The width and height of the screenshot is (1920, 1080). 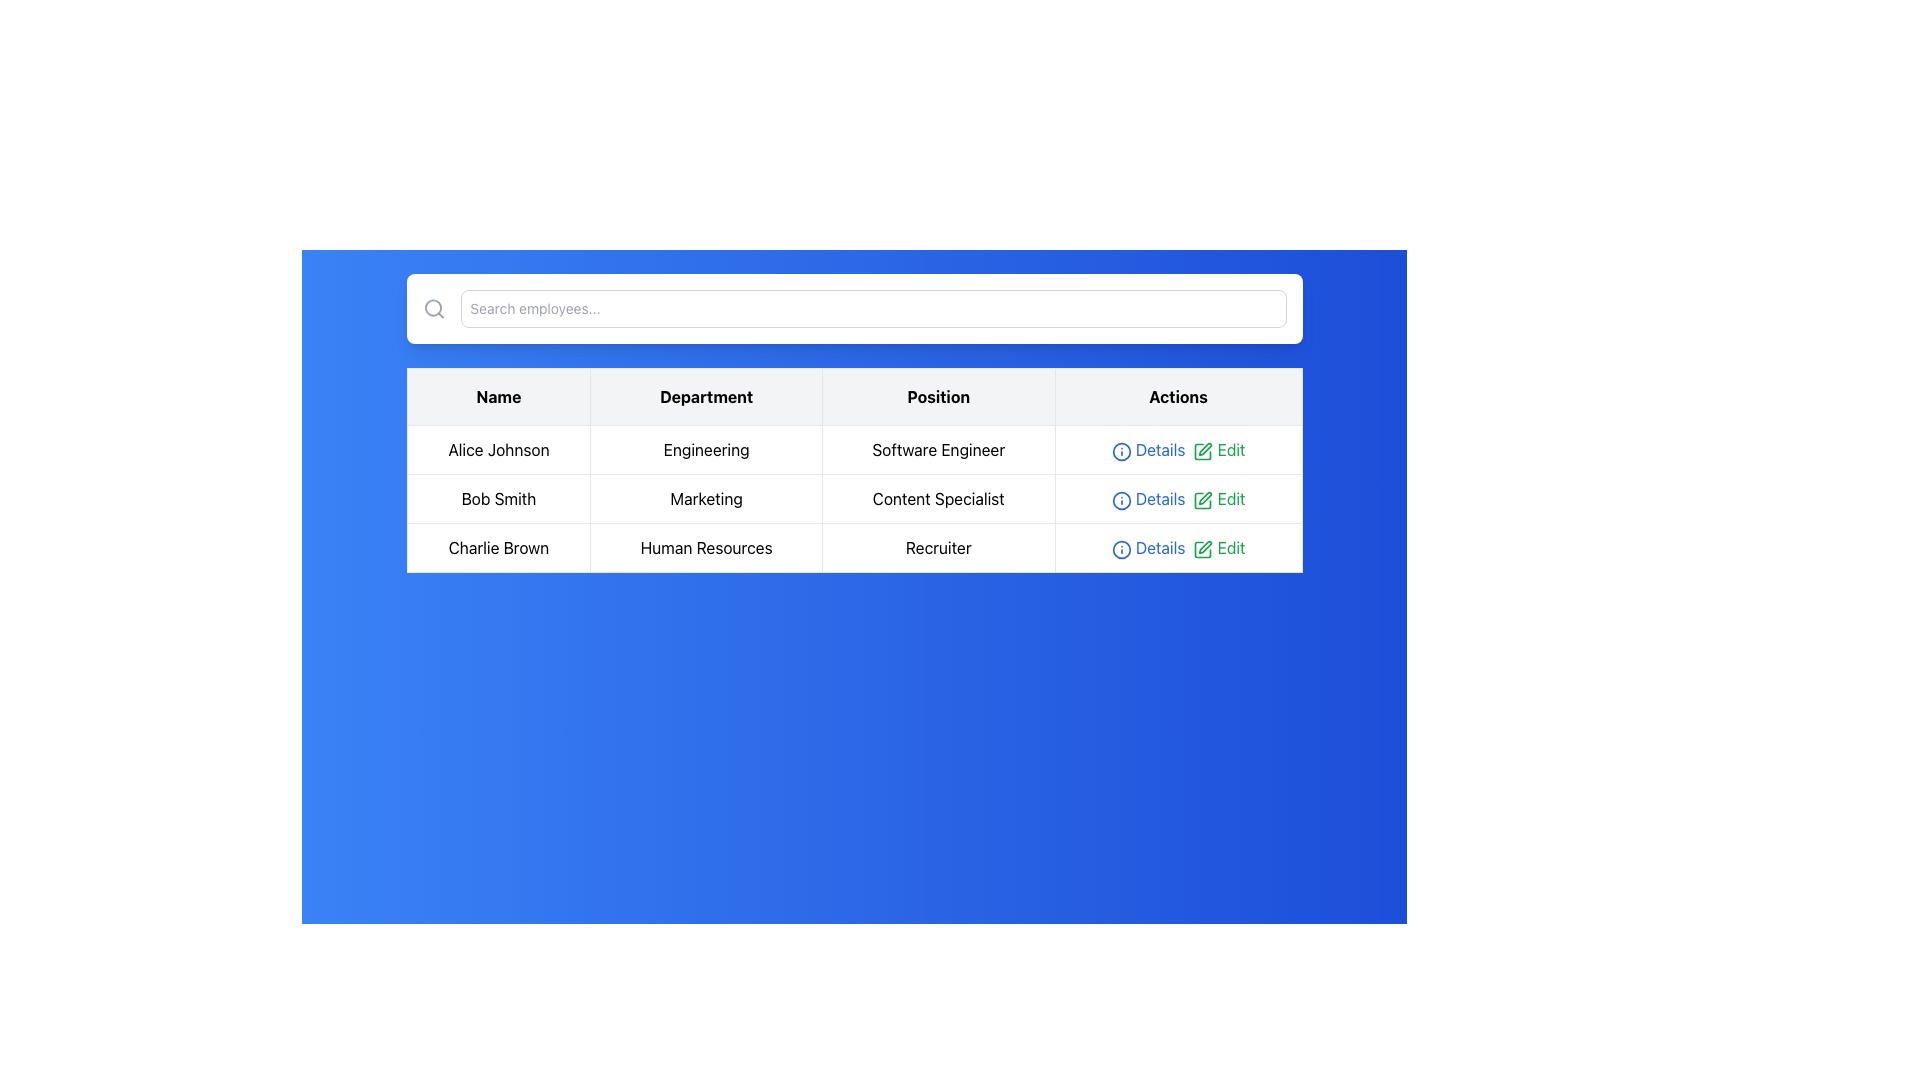 What do you see at coordinates (1202, 549) in the screenshot?
I see `the green pen icon in the Actions column next to the 'Edit' label for the row of 'Charlie Brown'` at bounding box center [1202, 549].